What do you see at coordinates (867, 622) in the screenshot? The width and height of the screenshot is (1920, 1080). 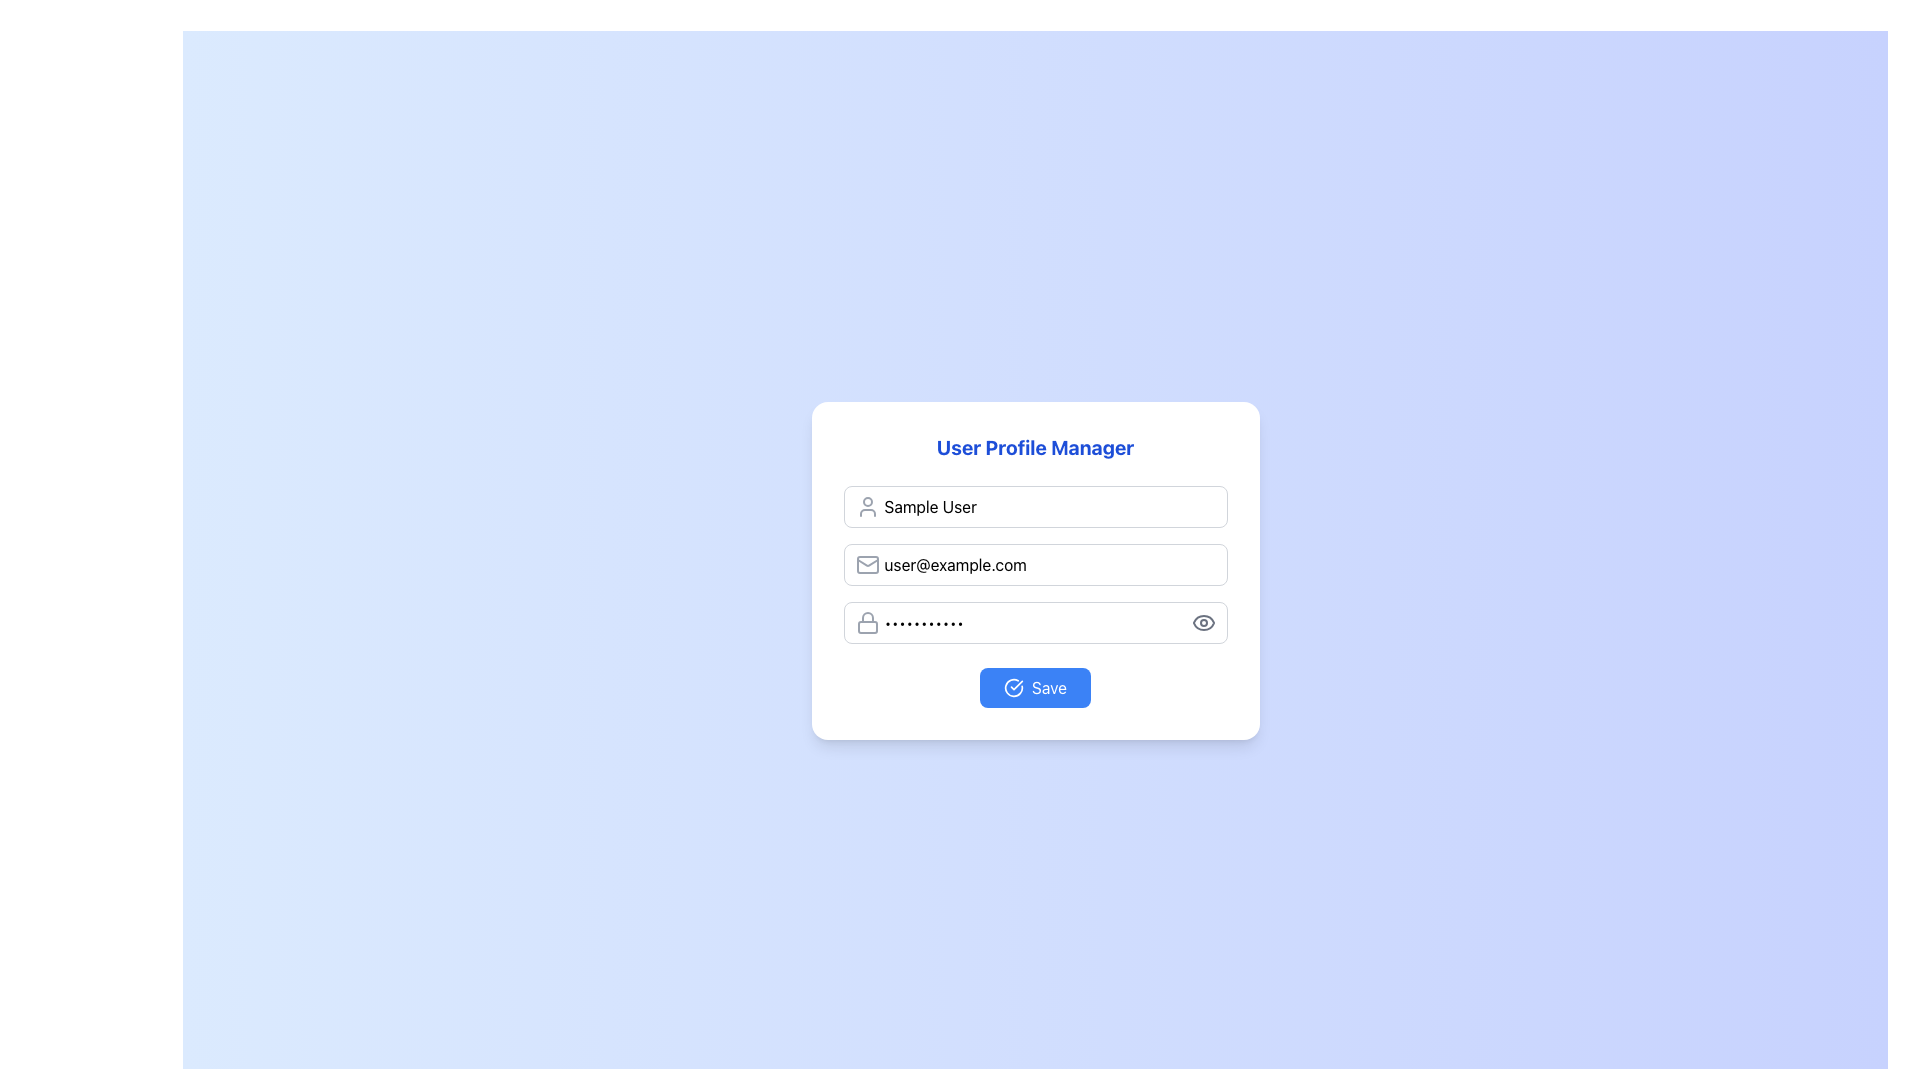 I see `the icon indicating the password input field's purpose, located to the left of the placeholder text` at bounding box center [867, 622].